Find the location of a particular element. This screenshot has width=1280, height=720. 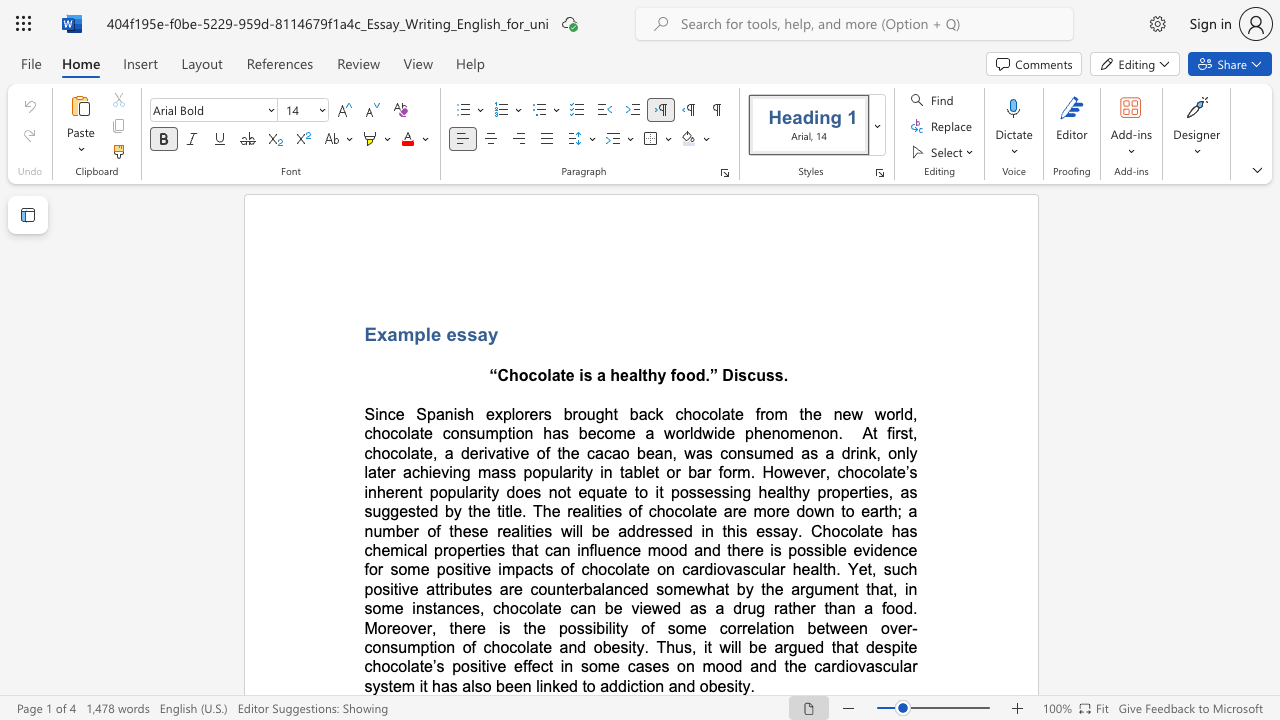

the subset text "ion and obe" within the text "em it has also been linked to addiction and obesity." is located at coordinates (642, 685).